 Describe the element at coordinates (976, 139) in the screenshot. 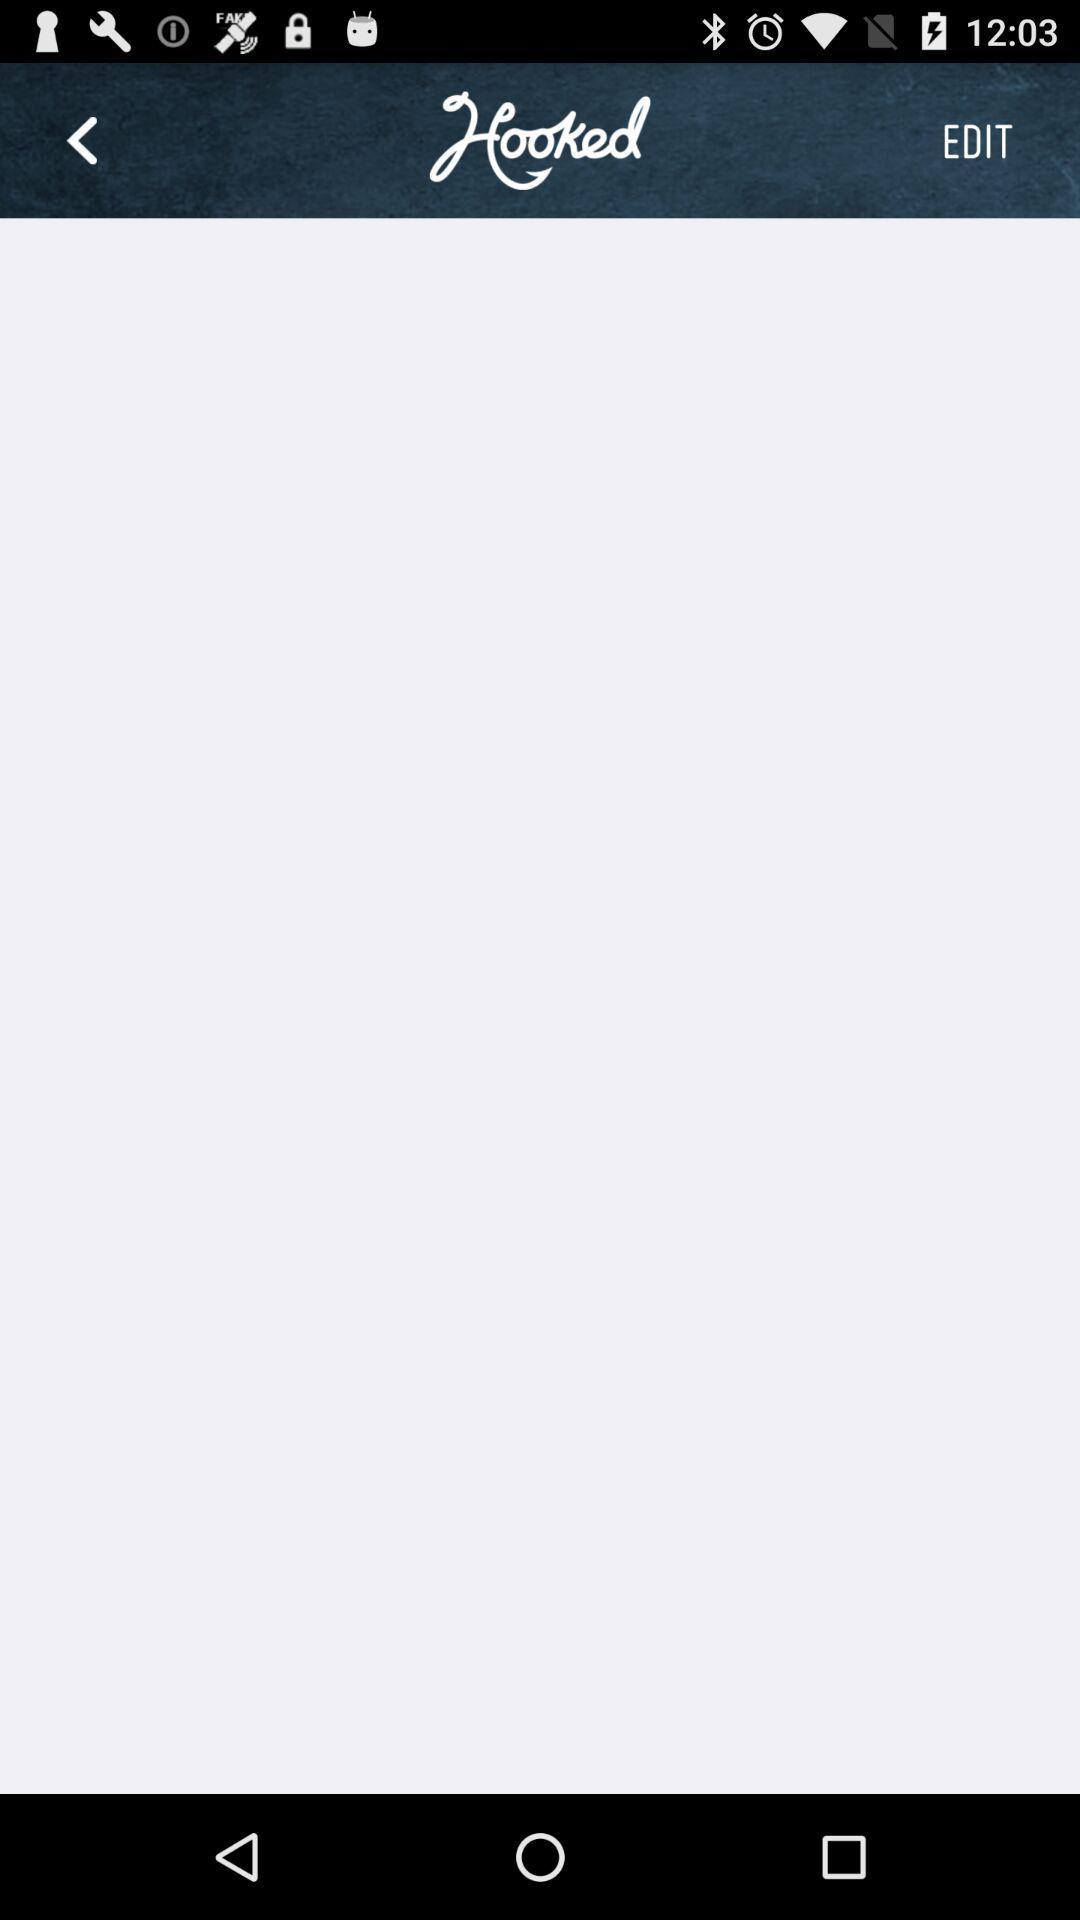

I see `the button at the top right corner` at that location.